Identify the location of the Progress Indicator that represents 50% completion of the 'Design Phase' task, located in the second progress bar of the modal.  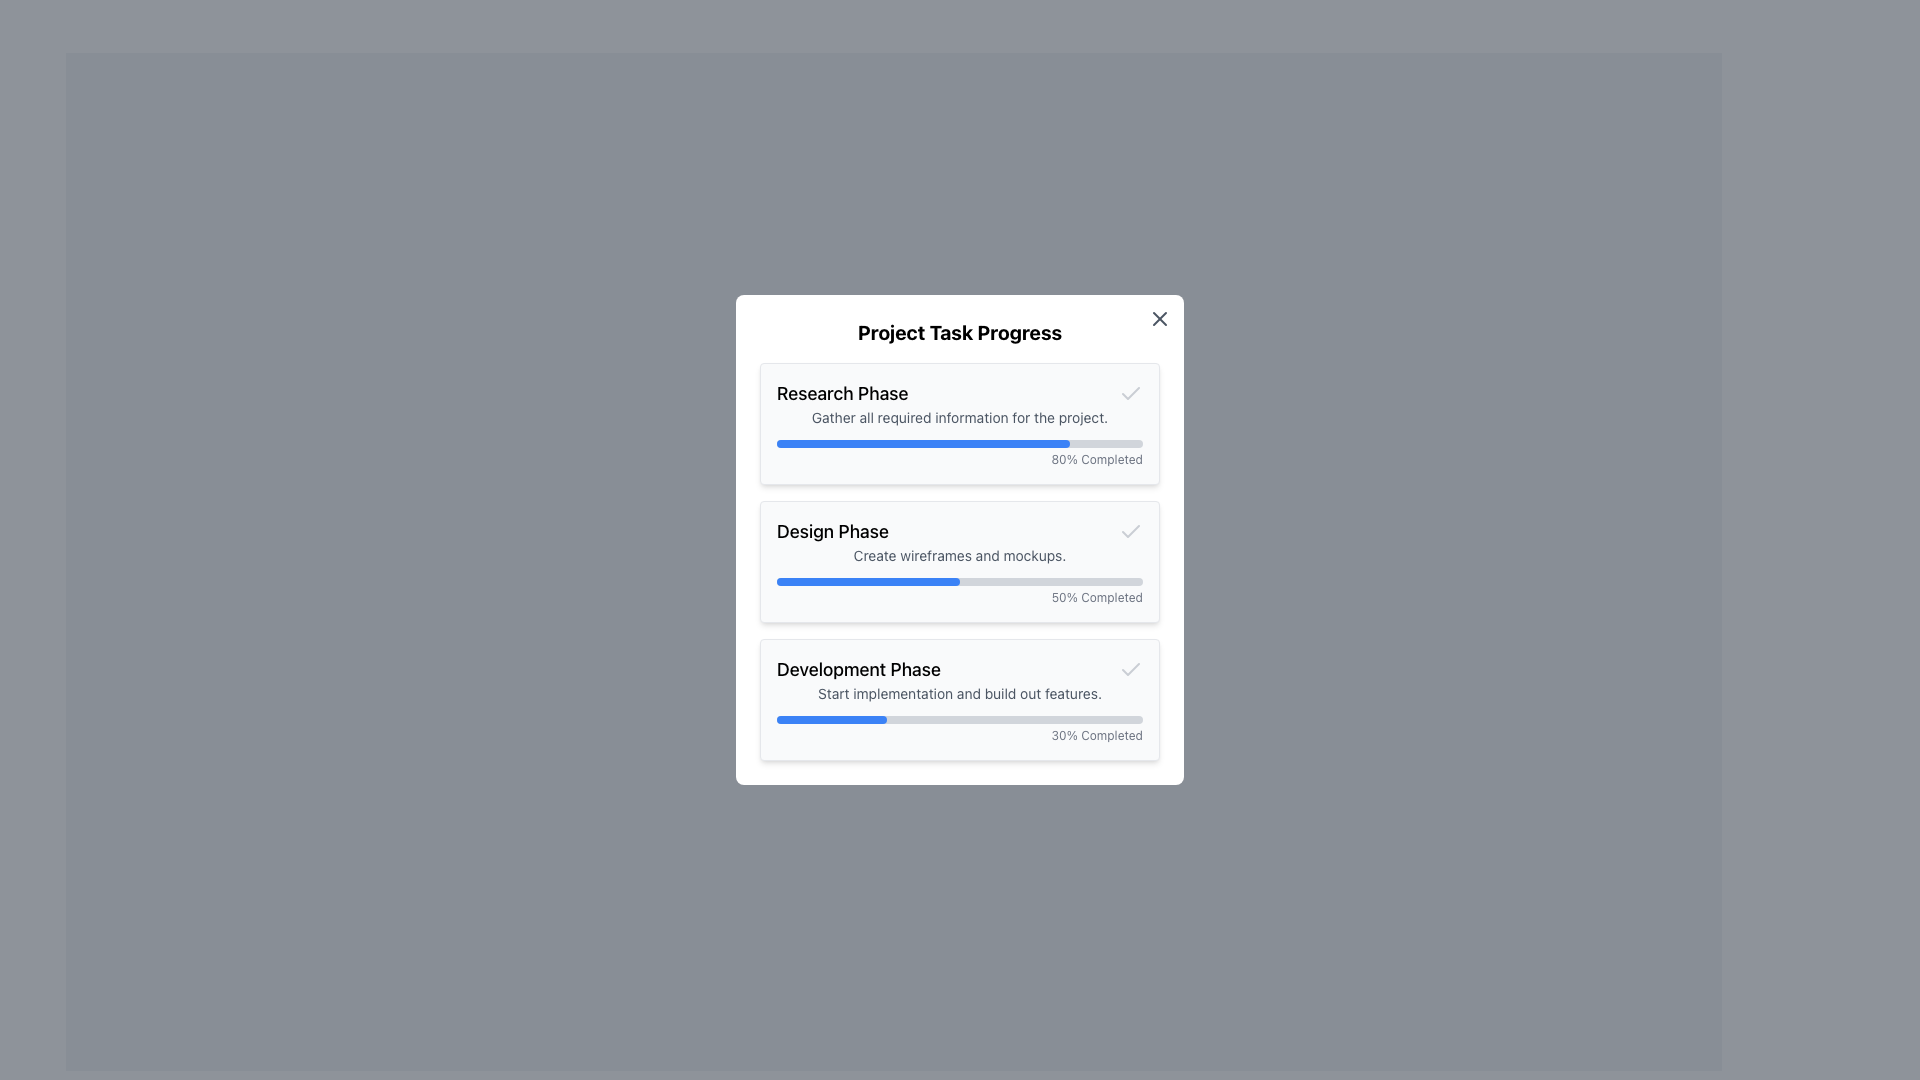
(868, 582).